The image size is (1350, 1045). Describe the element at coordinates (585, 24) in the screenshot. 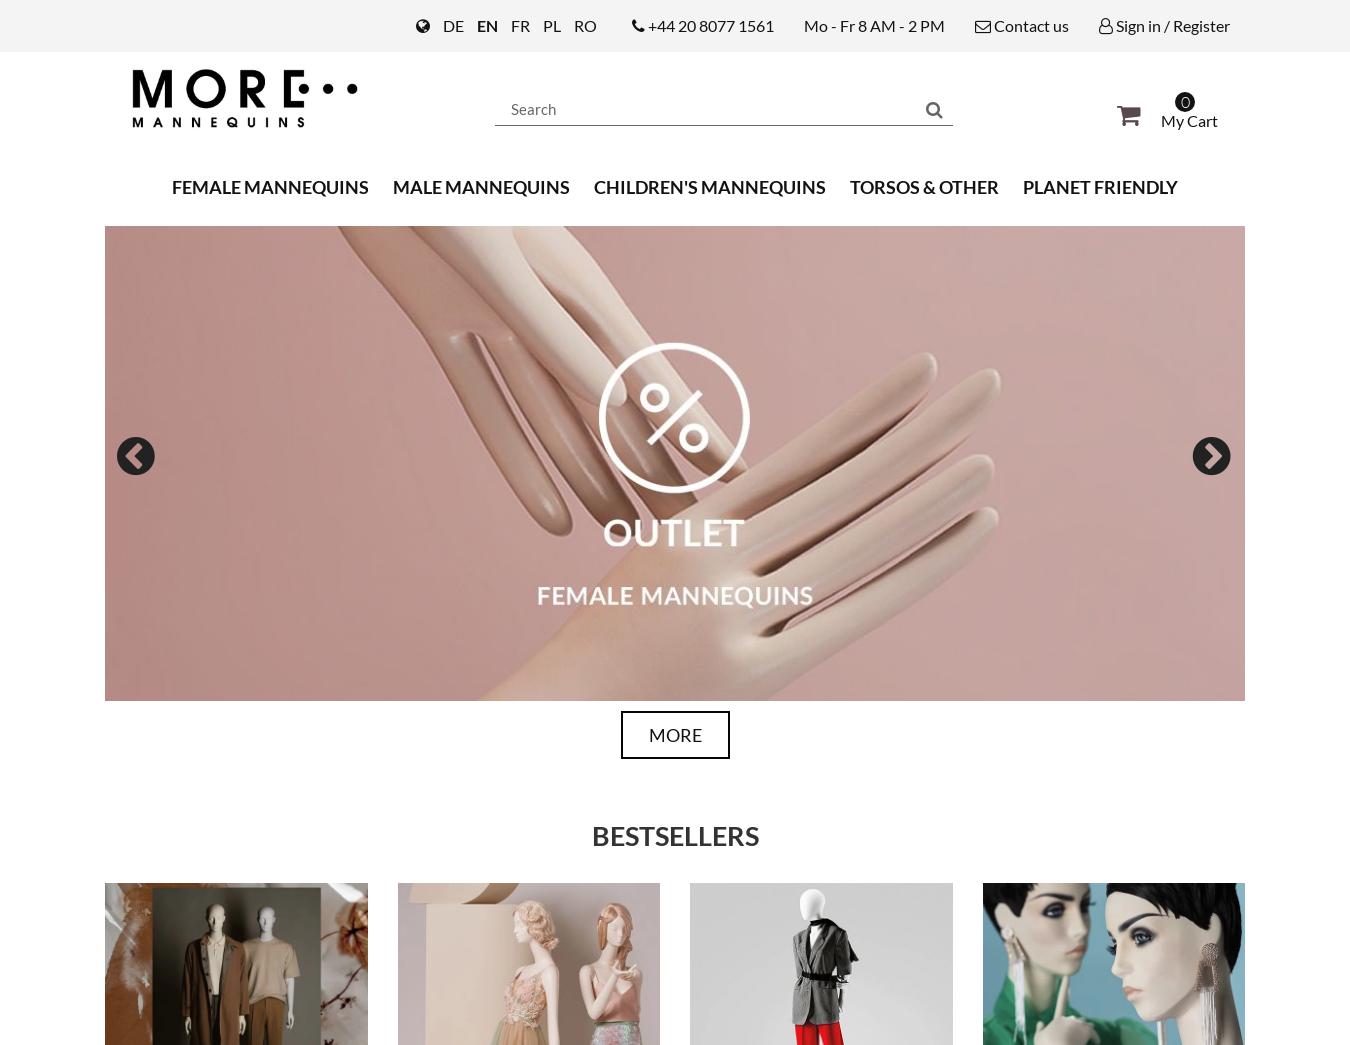

I see `'RO'` at that location.